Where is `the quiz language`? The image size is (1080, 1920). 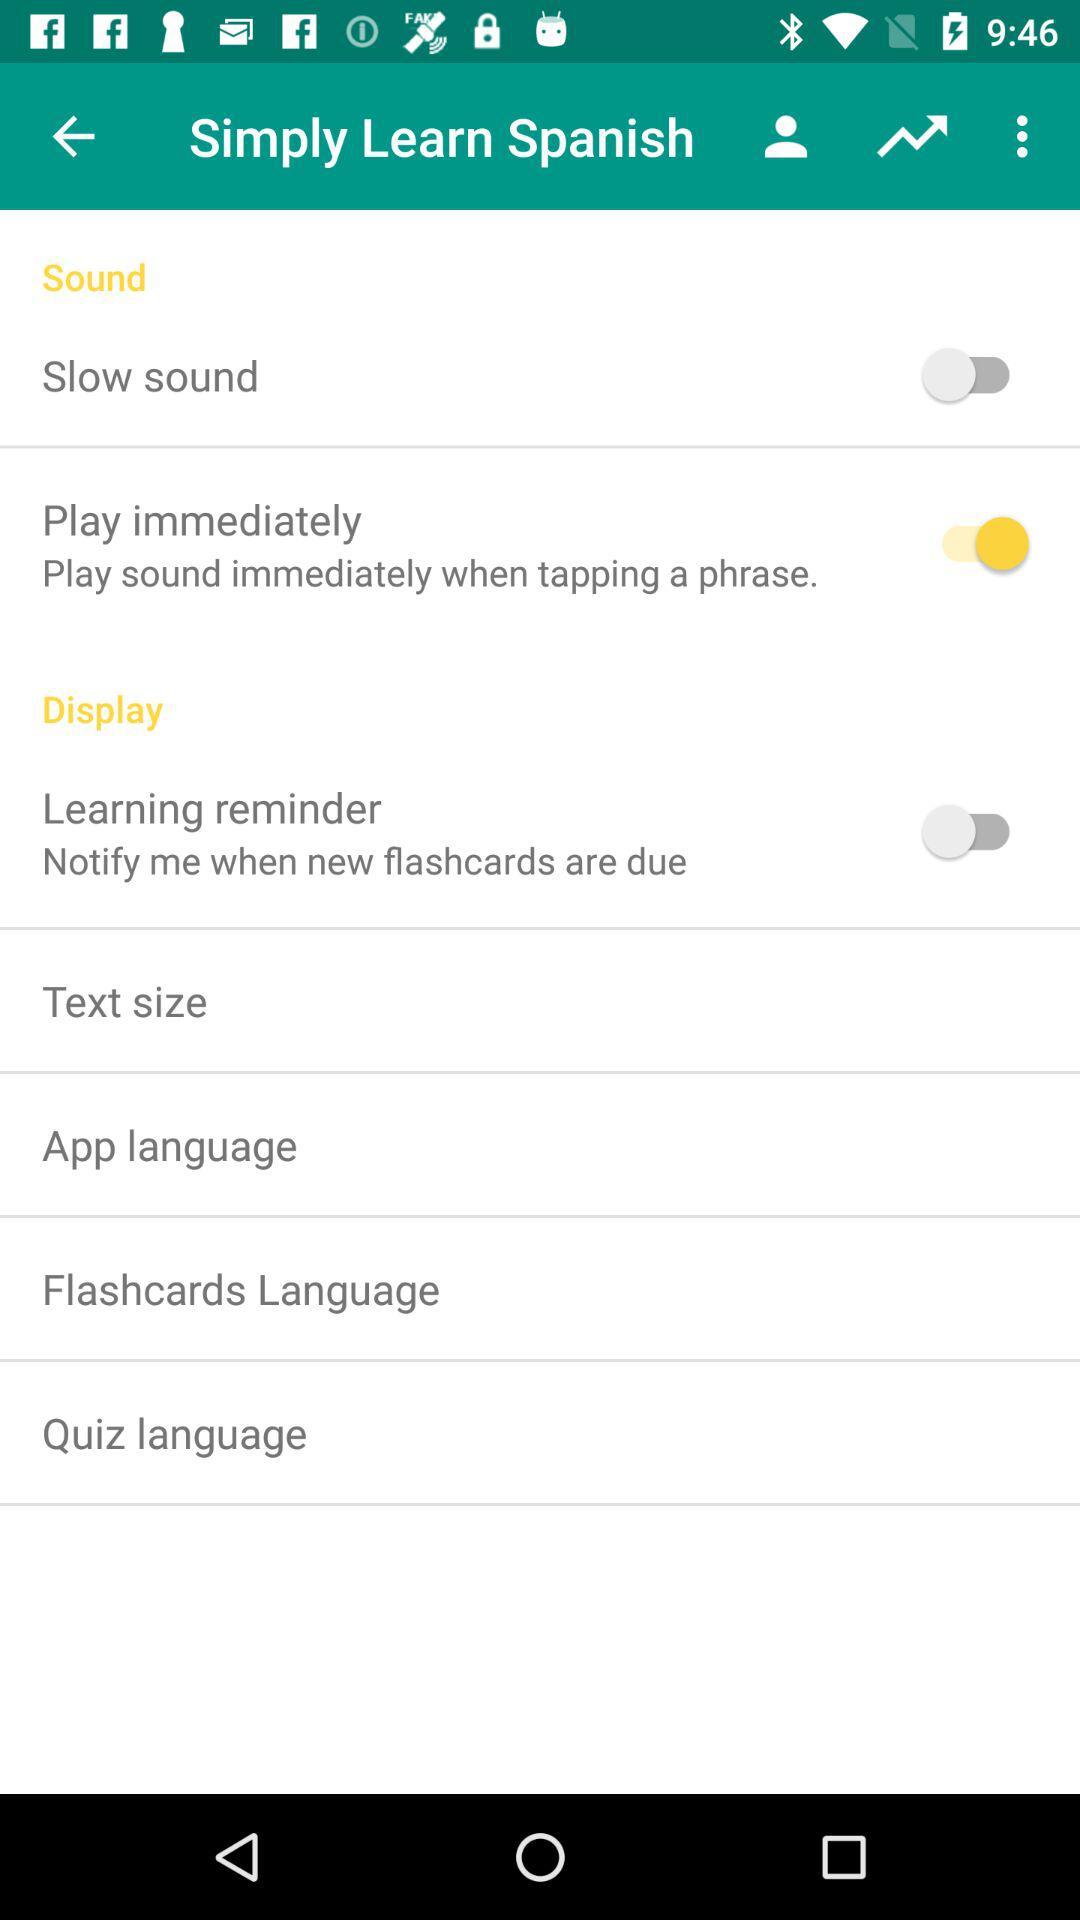 the quiz language is located at coordinates (173, 1431).